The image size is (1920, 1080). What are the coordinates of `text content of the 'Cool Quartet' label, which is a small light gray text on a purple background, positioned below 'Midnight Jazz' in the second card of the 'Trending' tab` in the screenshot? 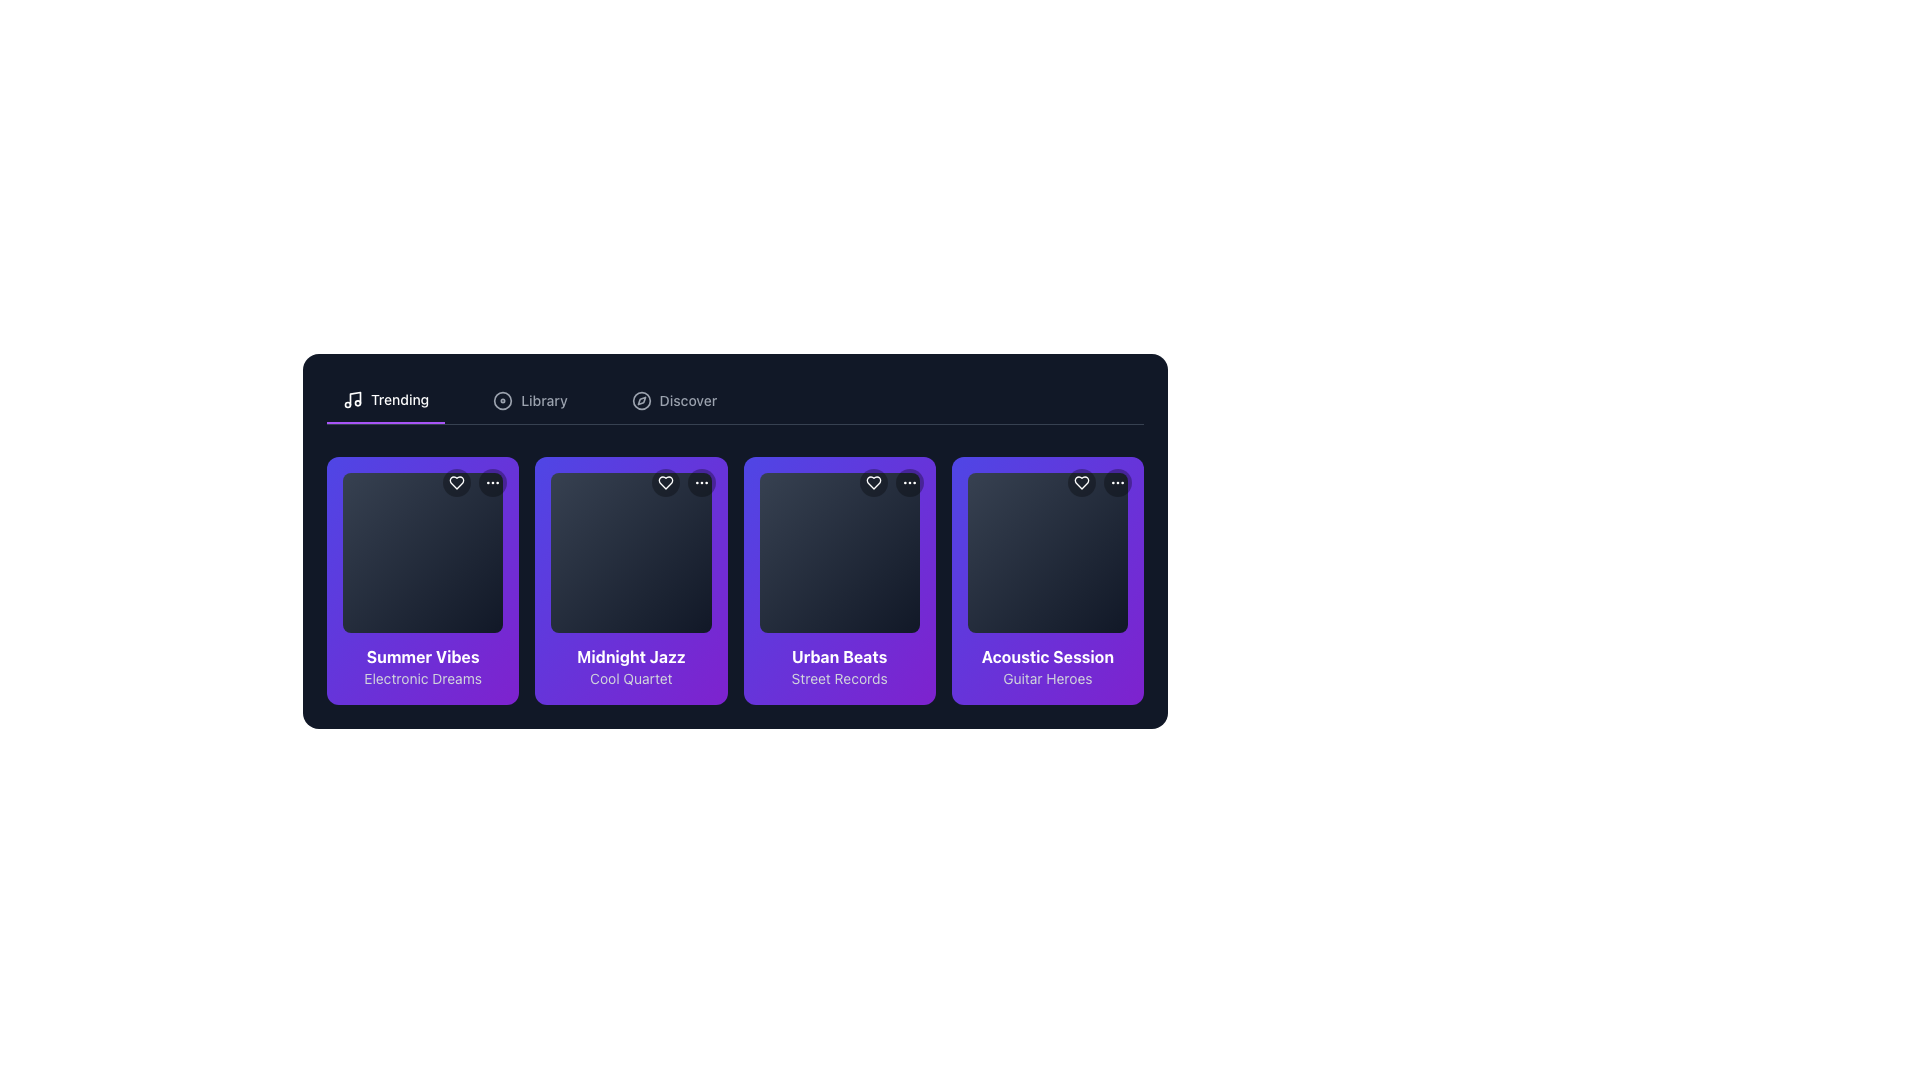 It's located at (630, 678).